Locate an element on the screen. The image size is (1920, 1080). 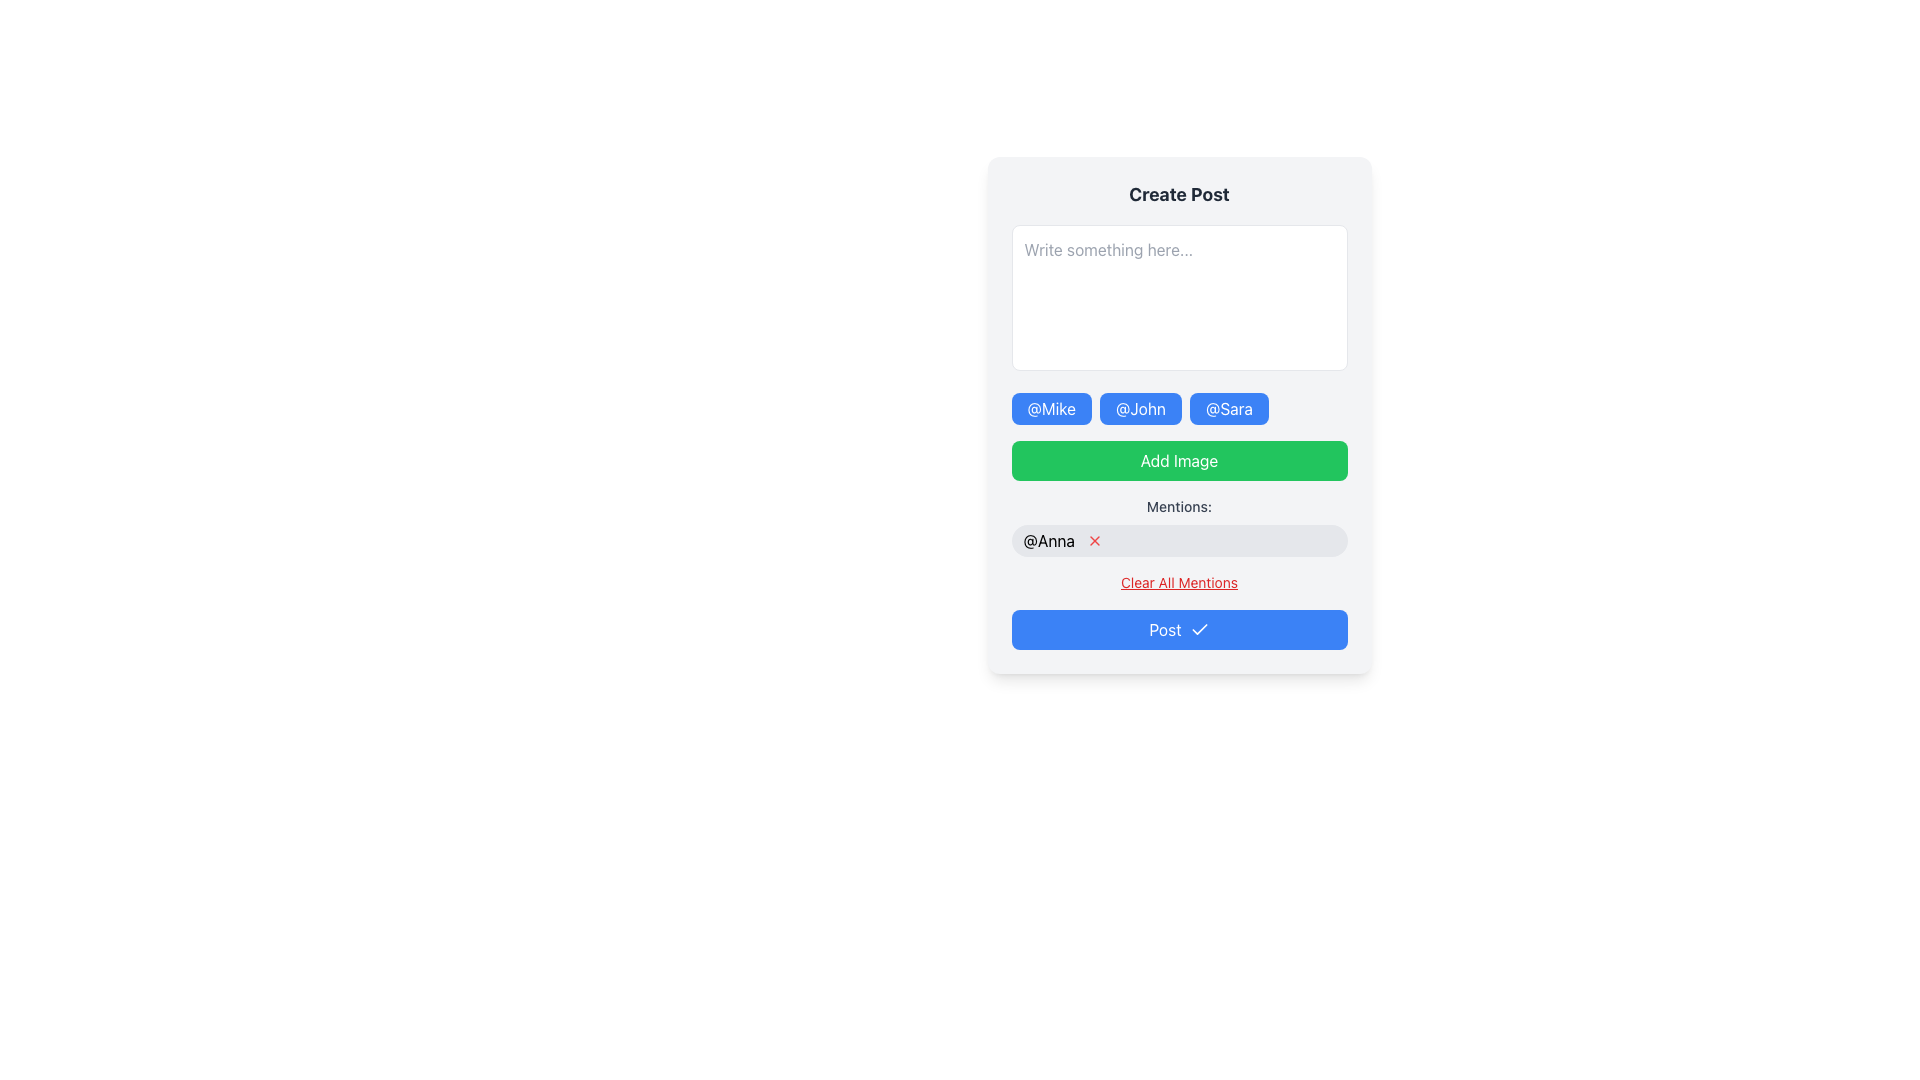
the second button labeled '@John' in the row of three buttons is located at coordinates (1140, 407).